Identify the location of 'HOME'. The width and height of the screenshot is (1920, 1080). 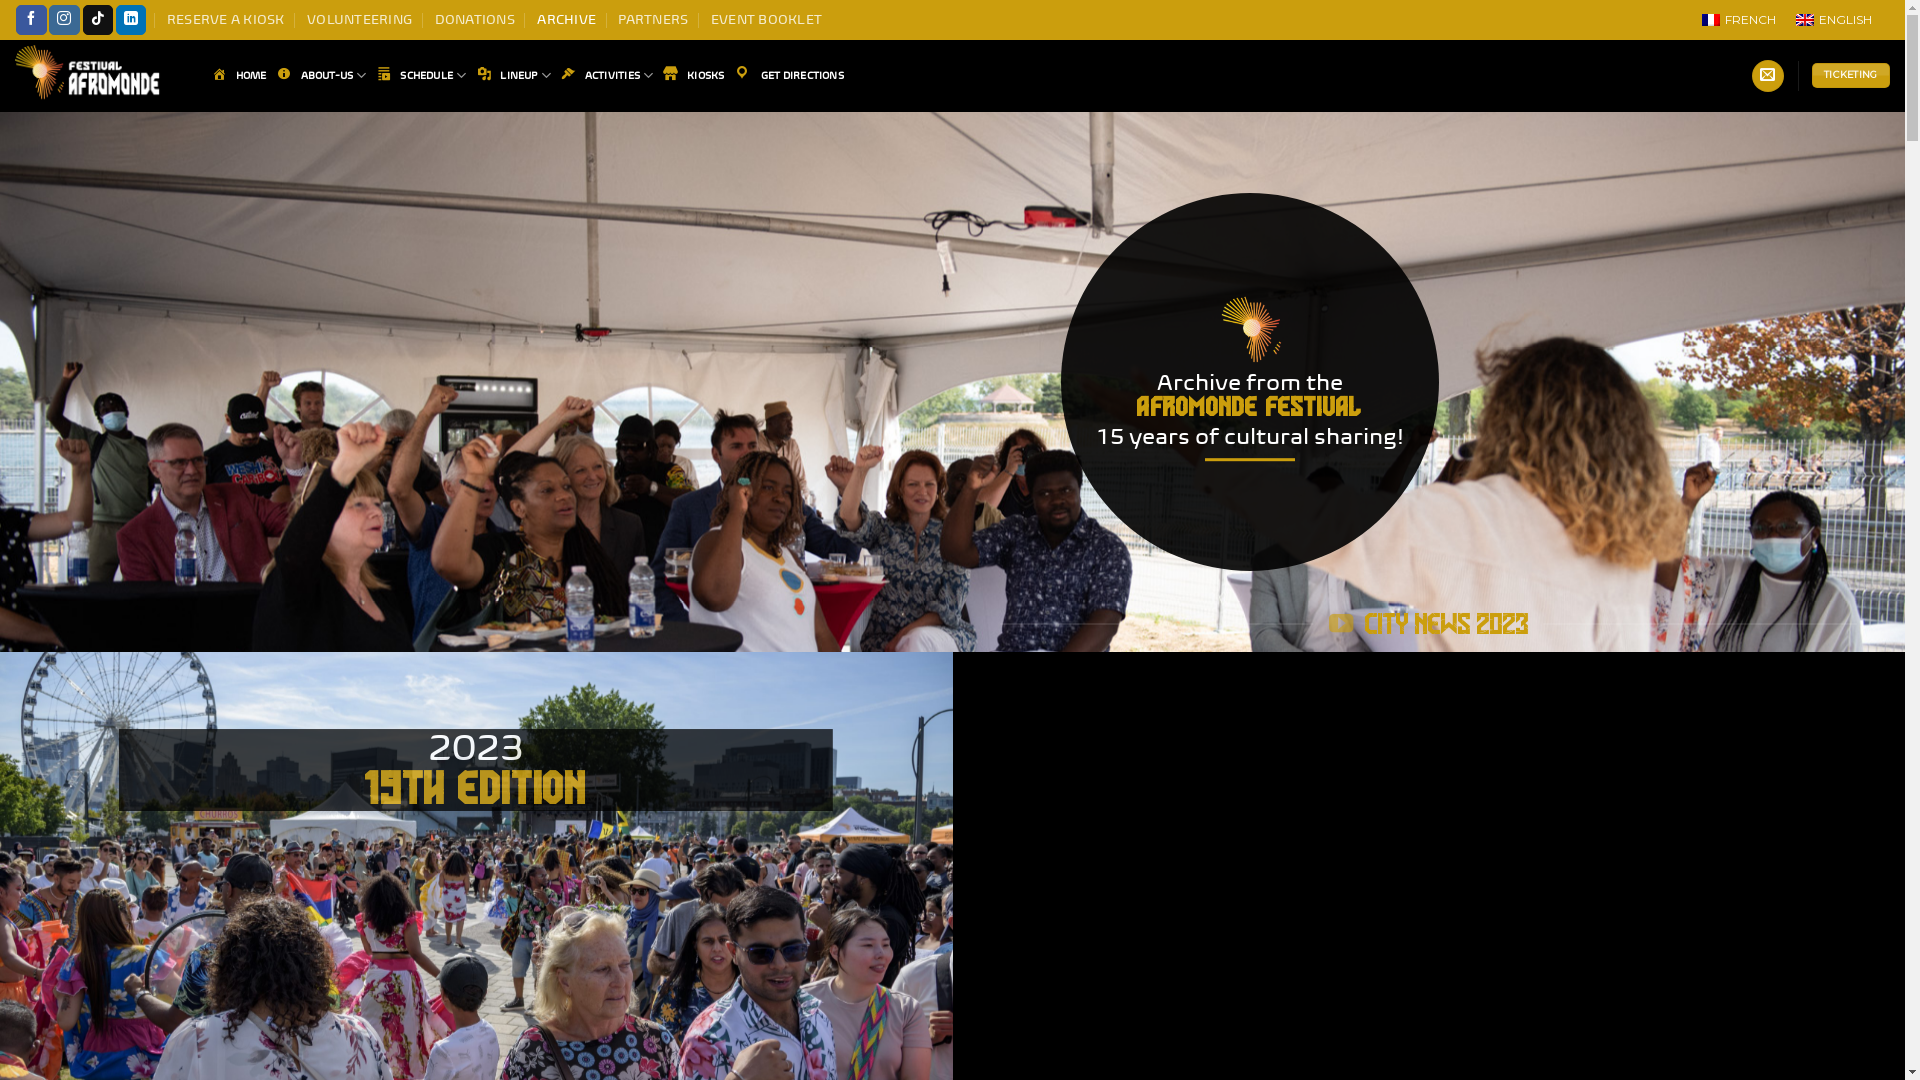
(211, 75).